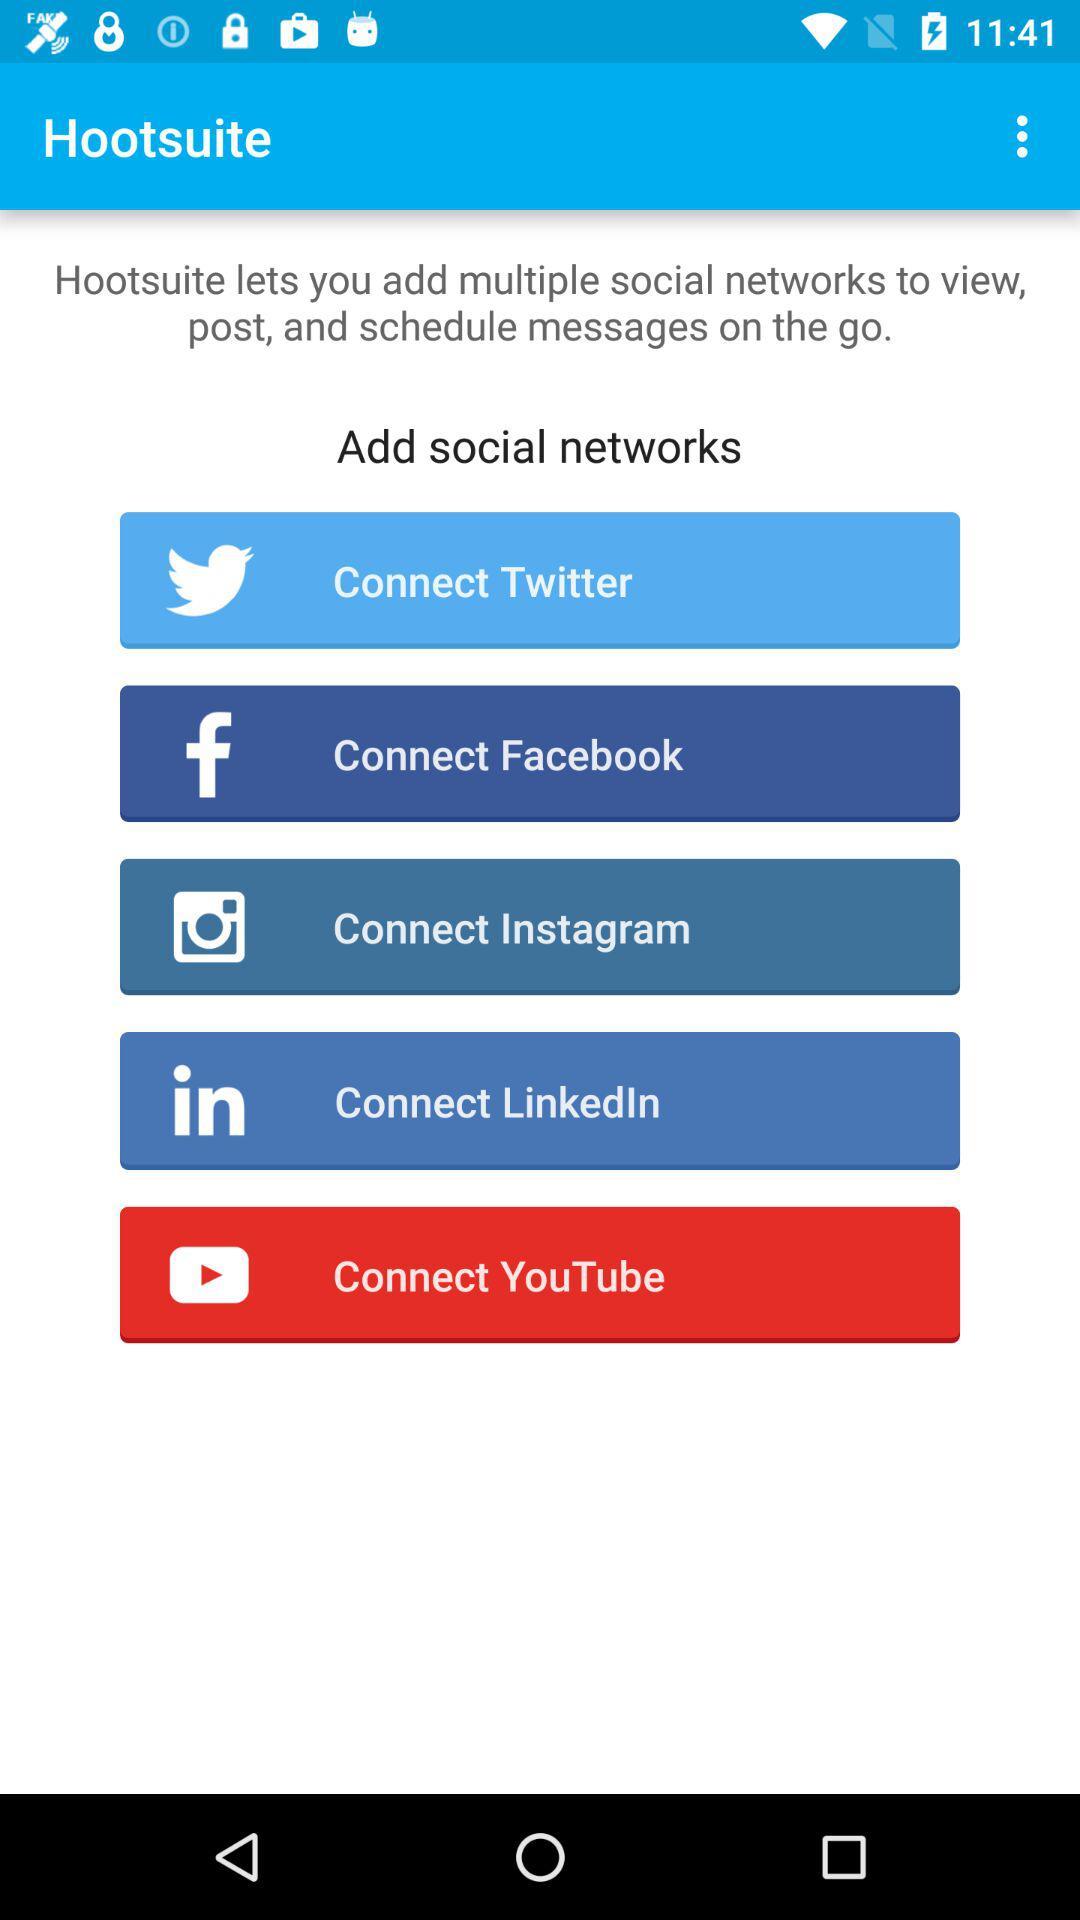 Image resolution: width=1080 pixels, height=1920 pixels. What do you see at coordinates (1027, 135) in the screenshot?
I see `the icon at the top right corner` at bounding box center [1027, 135].